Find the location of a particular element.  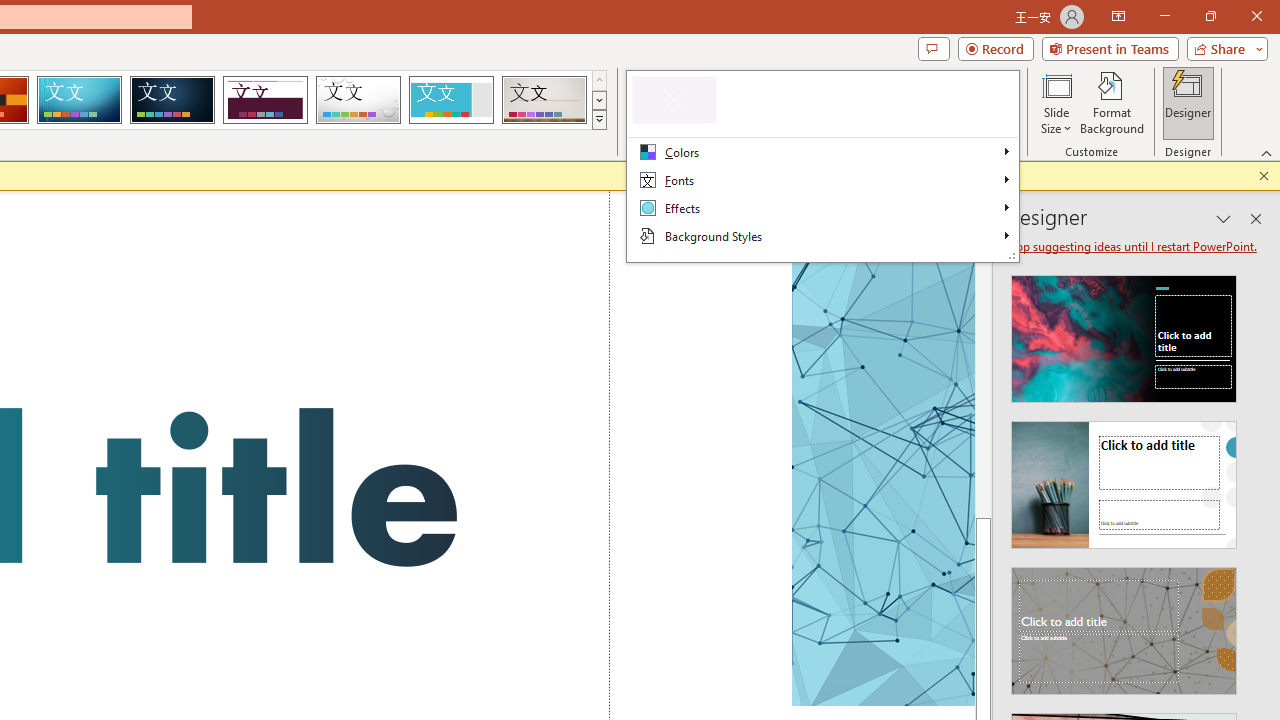

'Droplet' is located at coordinates (358, 100).